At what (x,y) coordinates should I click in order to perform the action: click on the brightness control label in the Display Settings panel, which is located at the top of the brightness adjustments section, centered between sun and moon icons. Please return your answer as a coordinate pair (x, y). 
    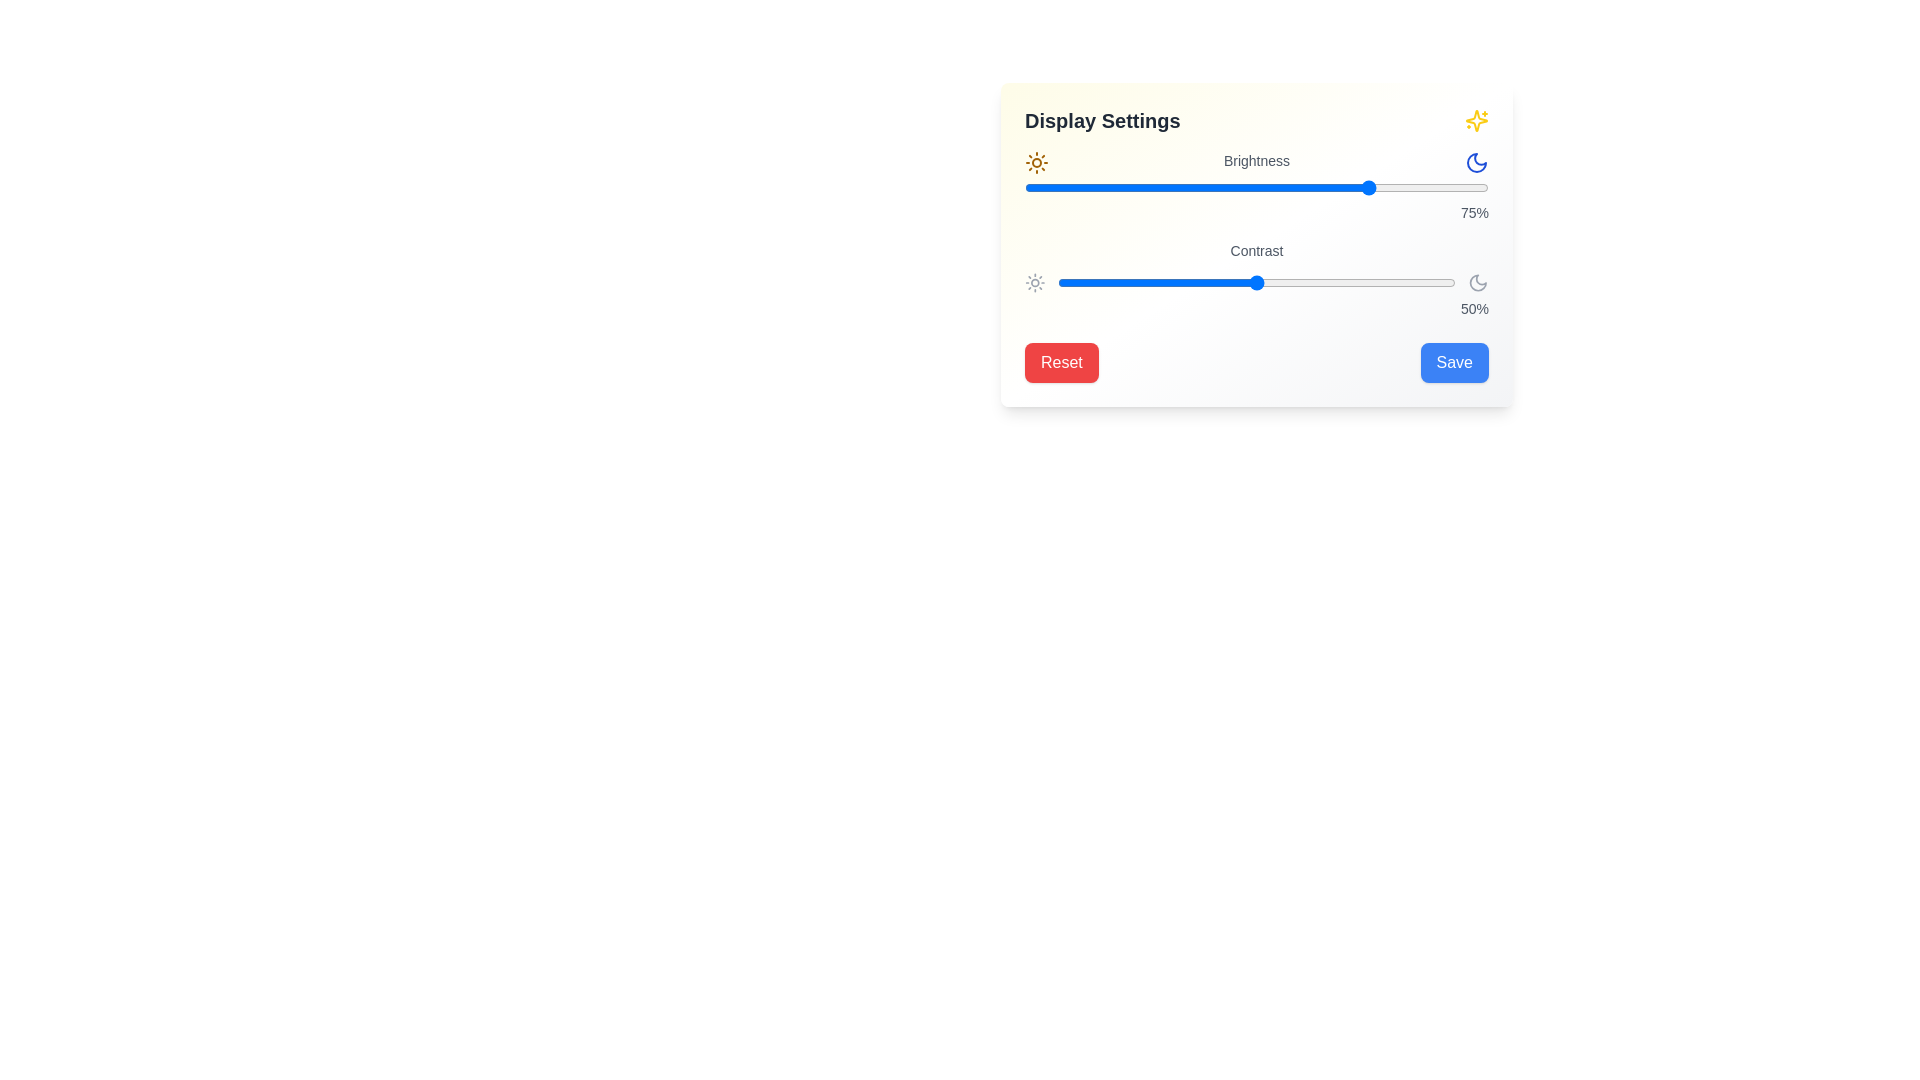
    Looking at the image, I should click on (1256, 161).